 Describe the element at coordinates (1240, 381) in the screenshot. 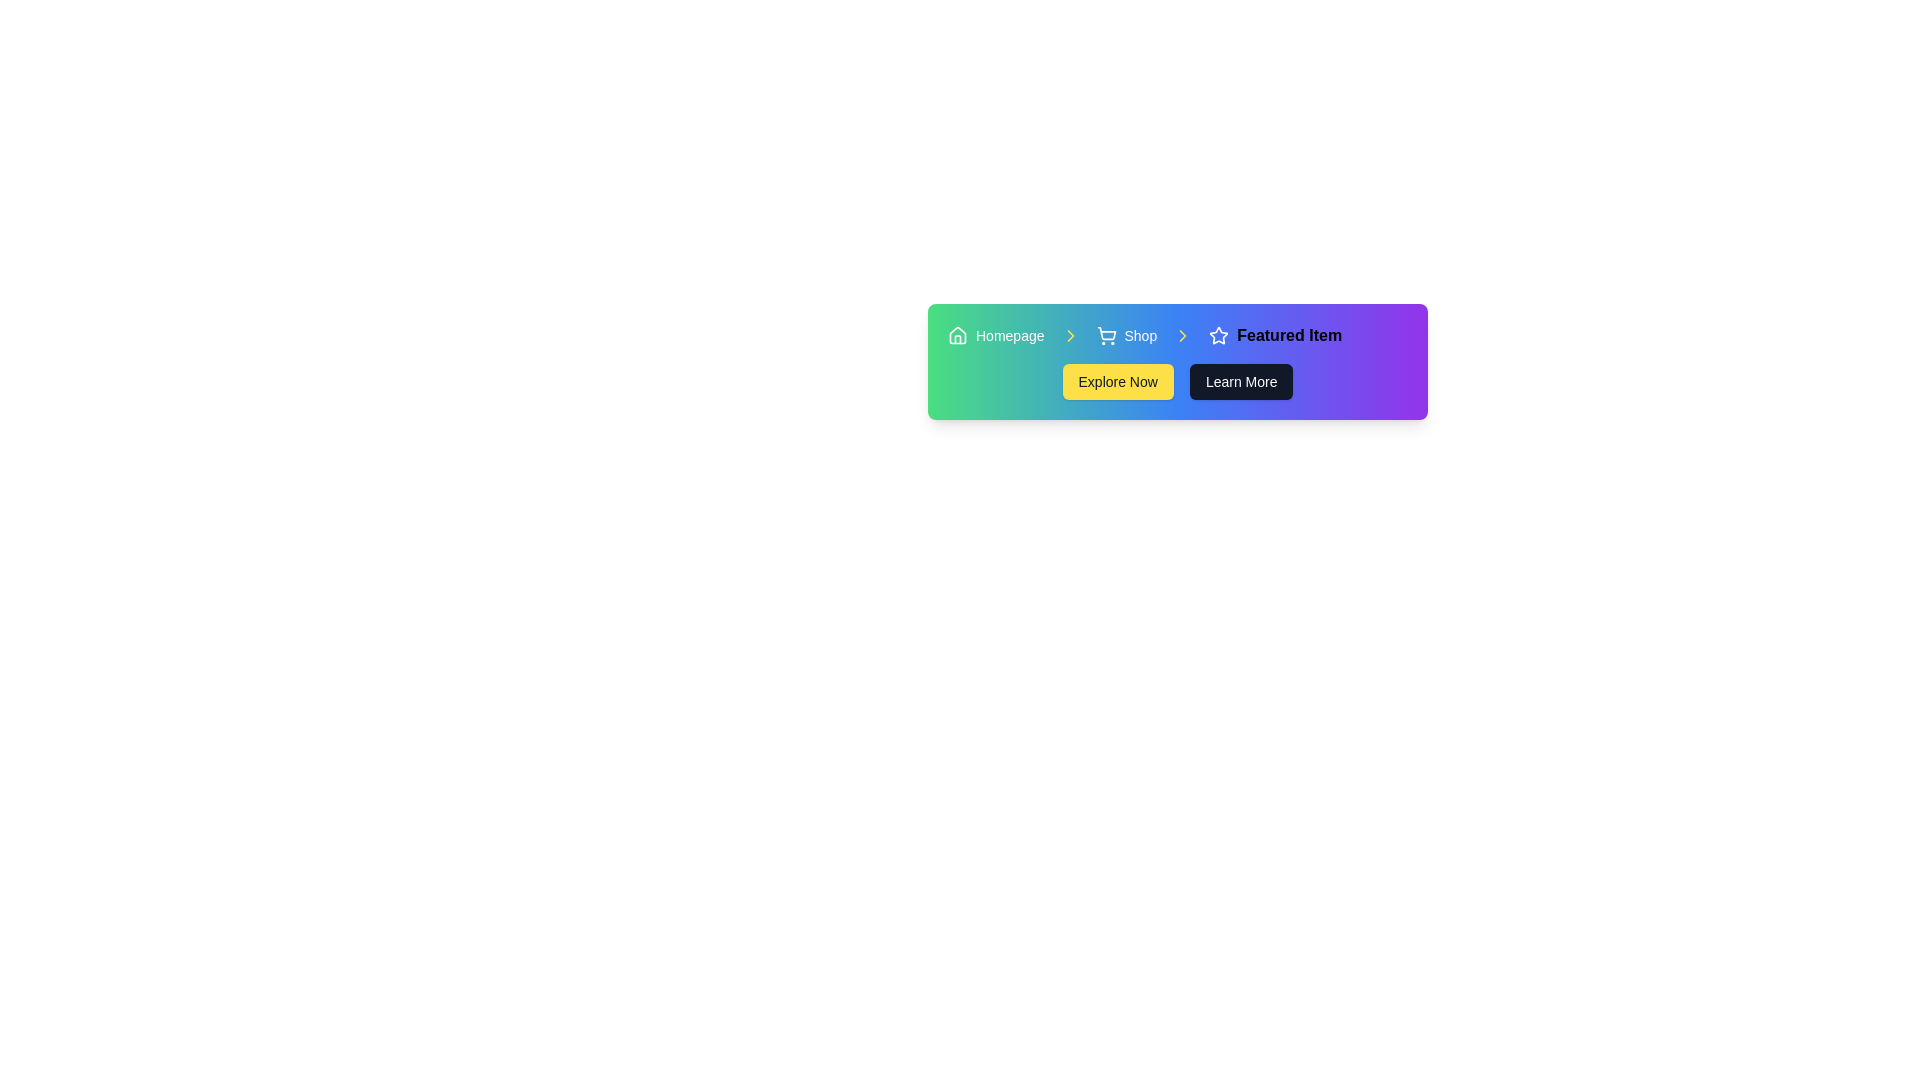

I see `the second button in the horizontal group of two buttons, located at the bottom right corner of the colorful navigation banner, to trigger visual feedback` at that location.